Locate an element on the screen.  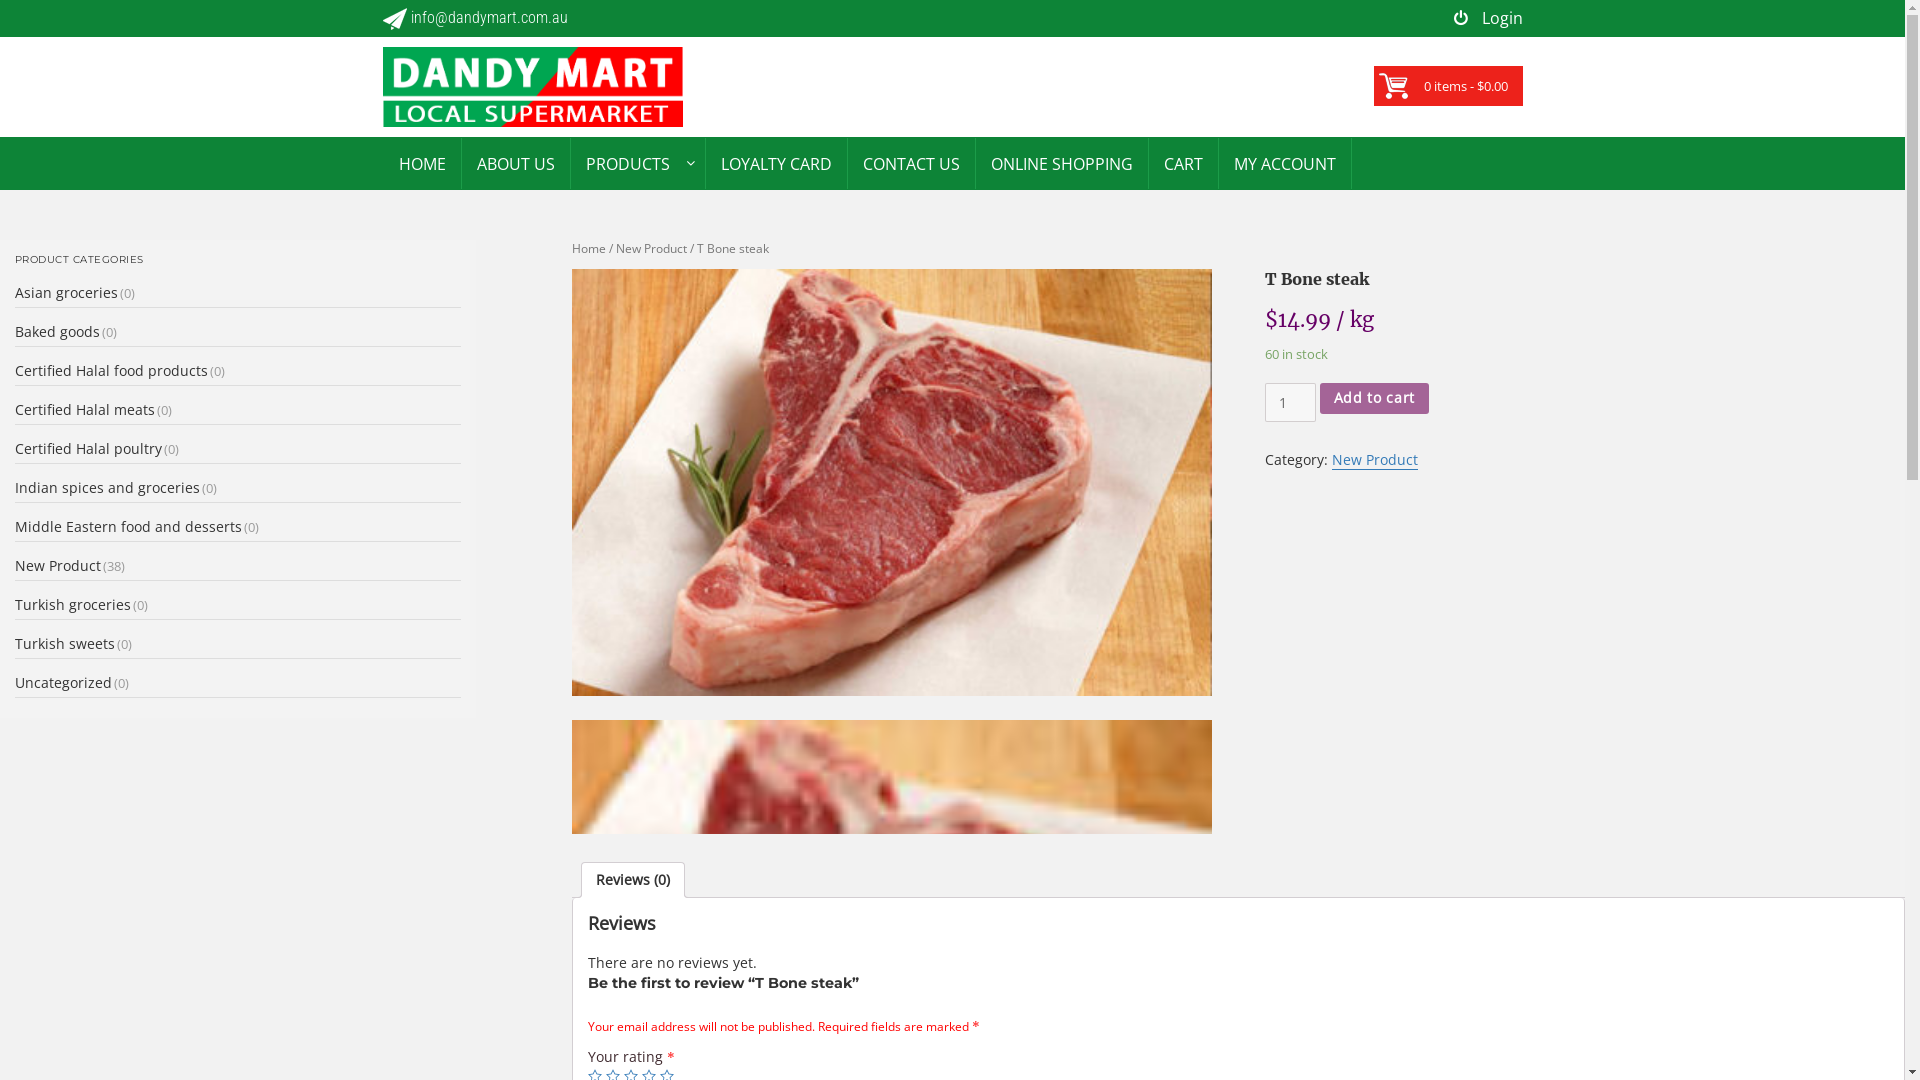
'Home' is located at coordinates (588, 247).